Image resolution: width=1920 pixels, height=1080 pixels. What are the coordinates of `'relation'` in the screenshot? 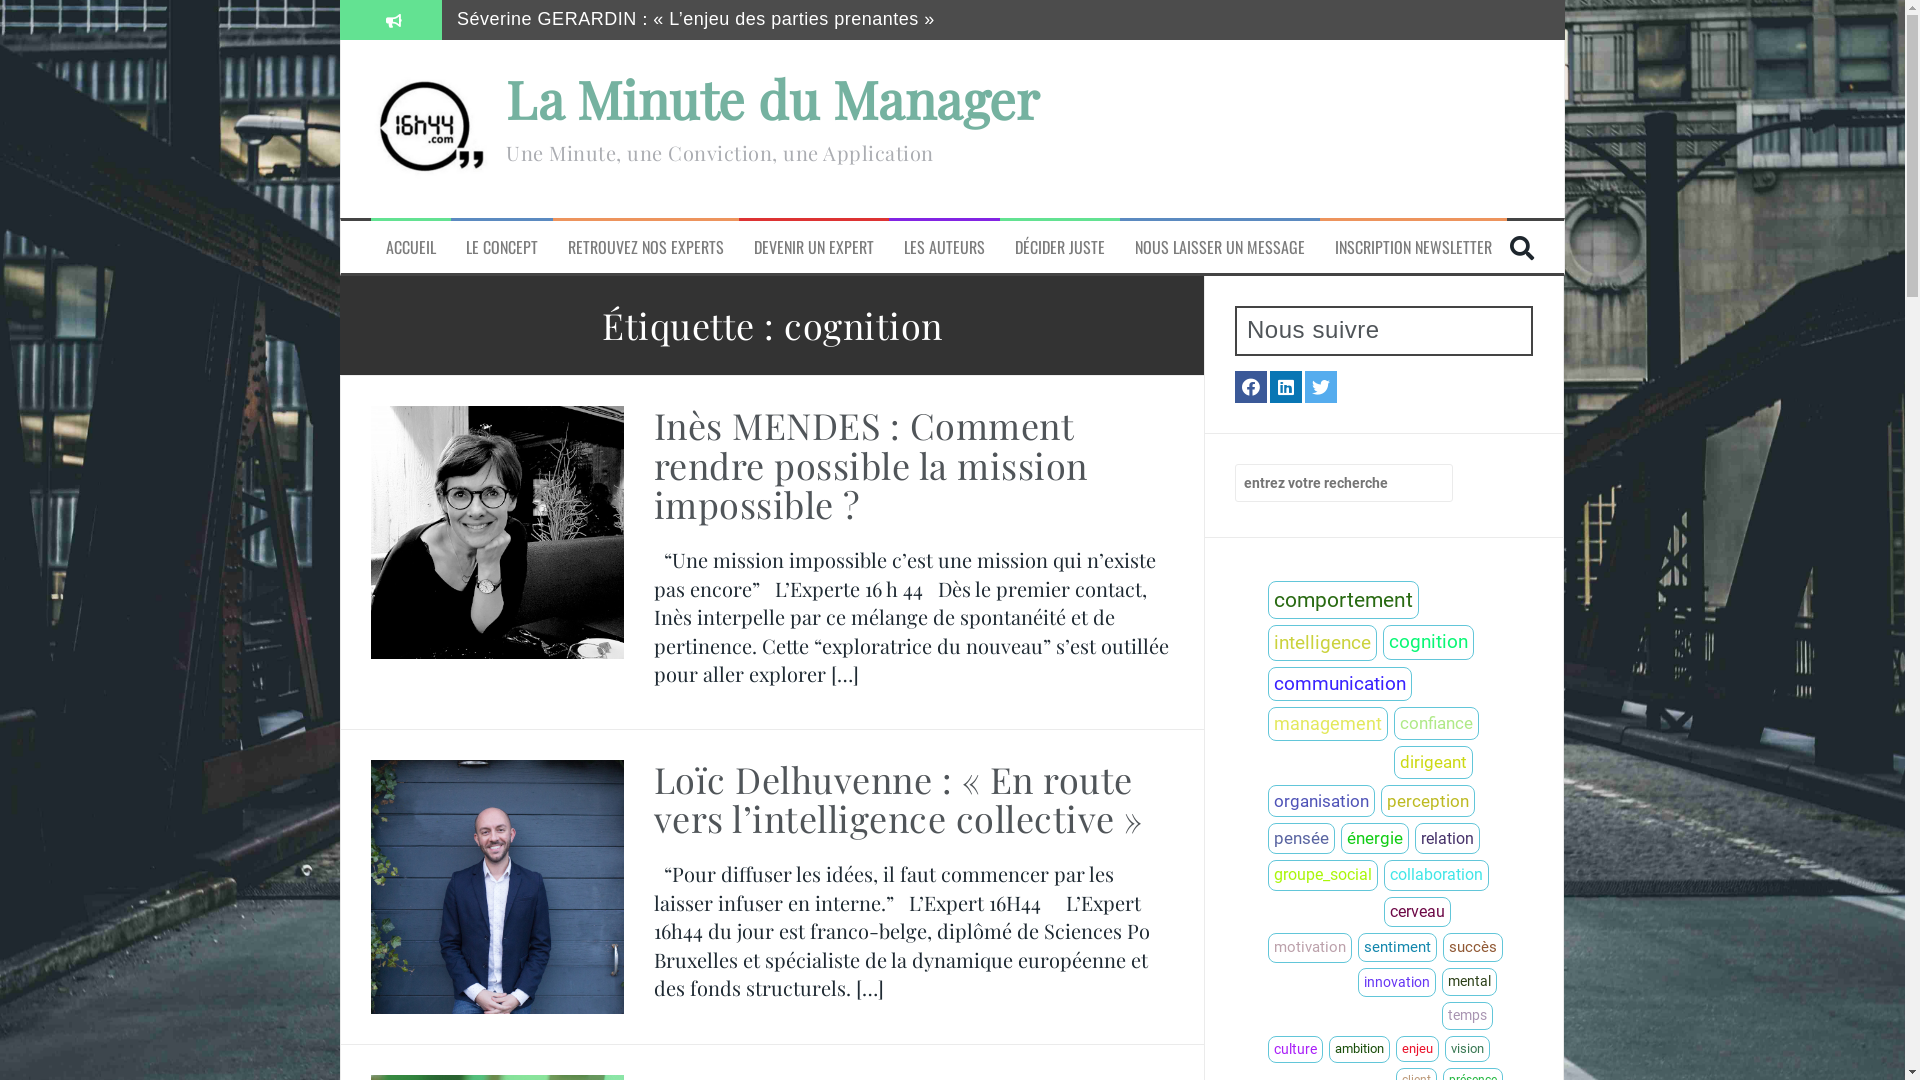 It's located at (1414, 838).